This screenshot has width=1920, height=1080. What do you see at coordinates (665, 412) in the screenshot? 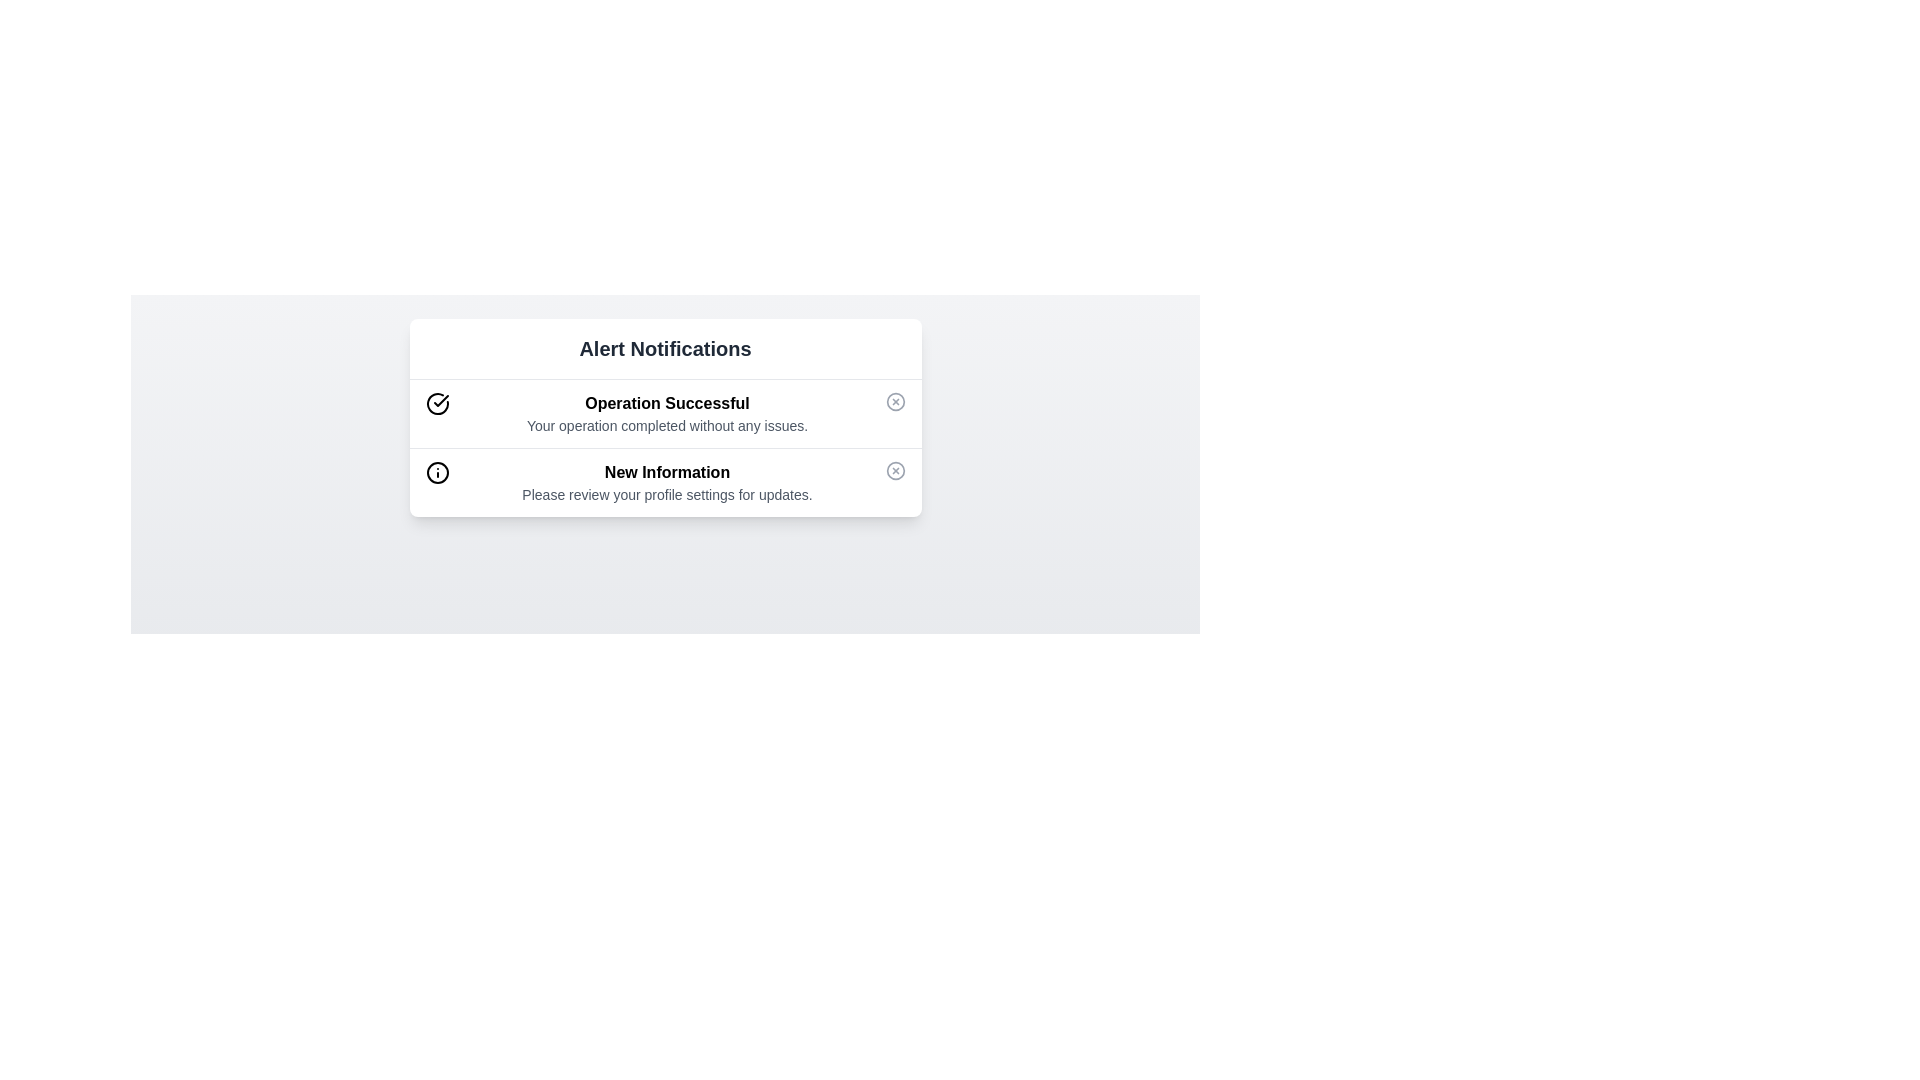
I see `the success notification card labeled 'Operation Successful' which is the first notification card in the 'Alert Notifications' section` at bounding box center [665, 412].